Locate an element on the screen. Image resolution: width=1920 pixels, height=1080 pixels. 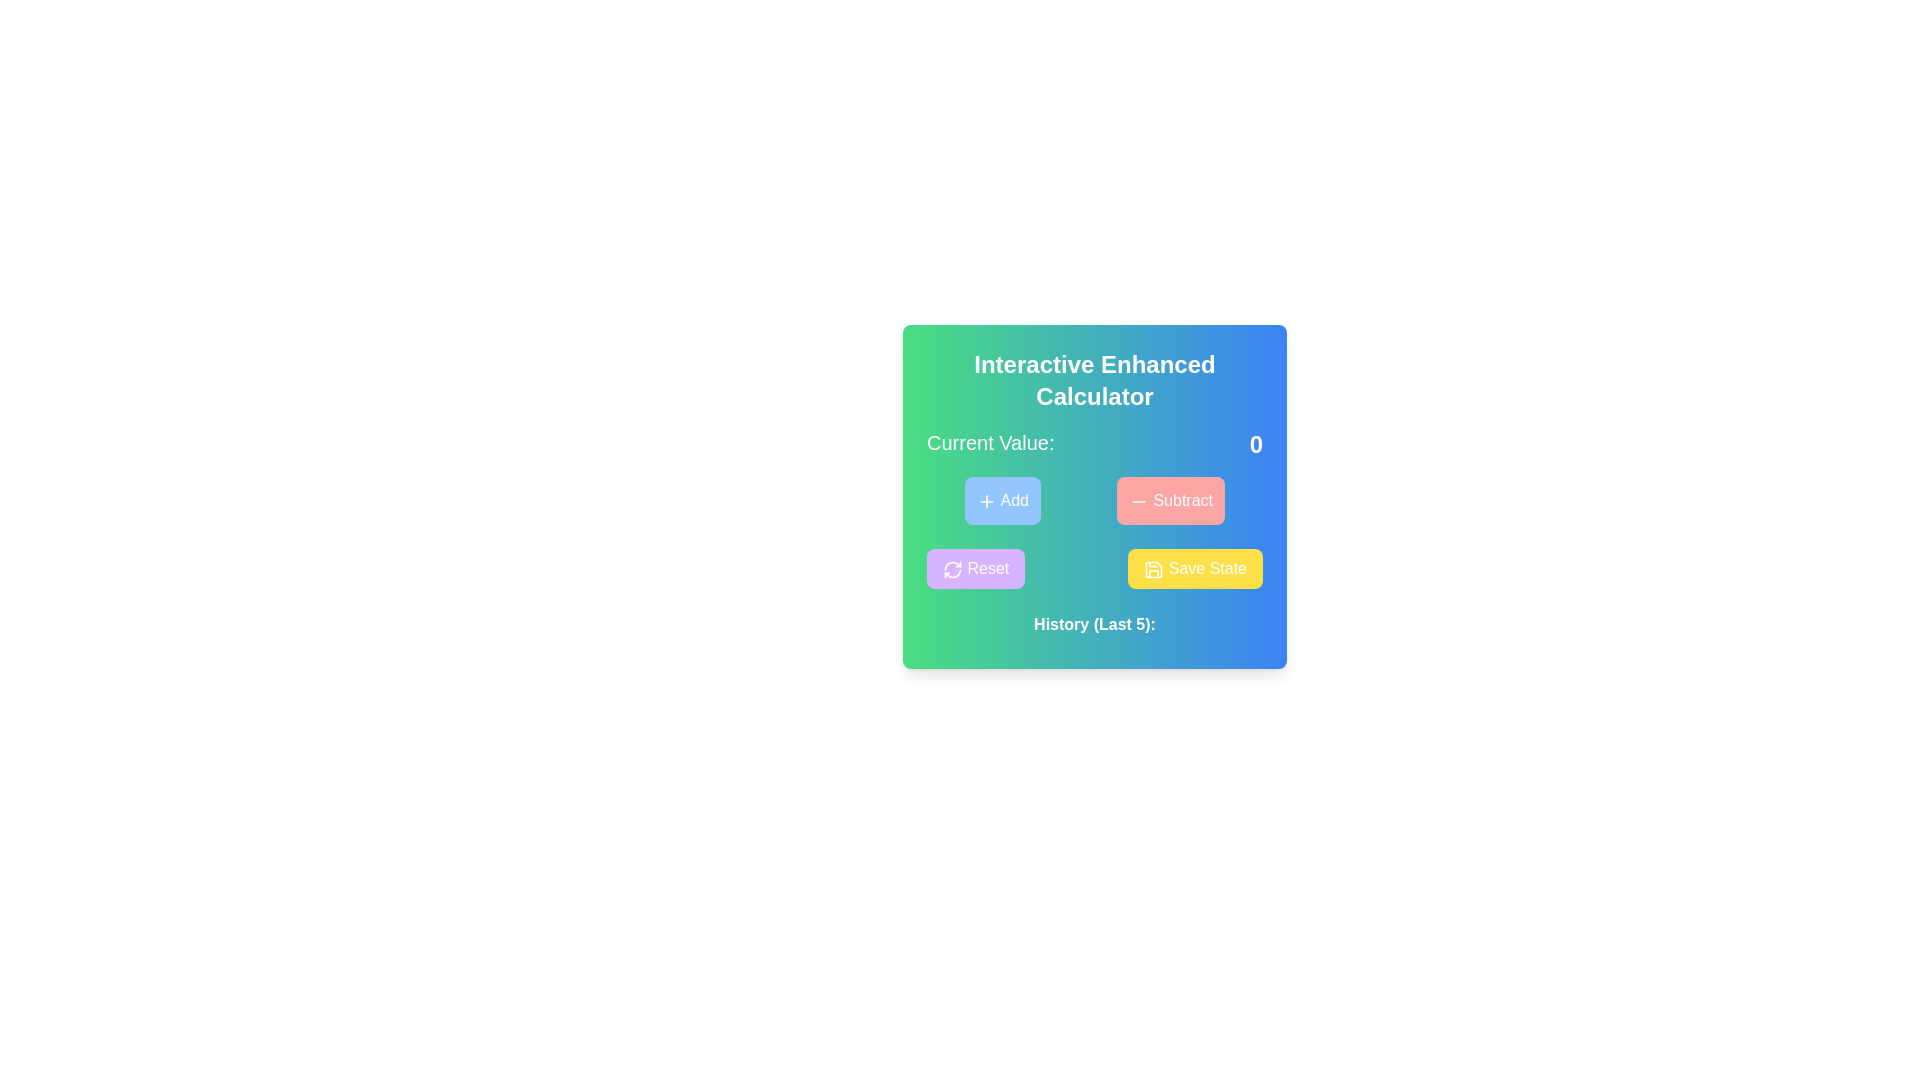
the 'Reset' button, which contains an icon indicating the reset action is located at coordinates (952, 569).